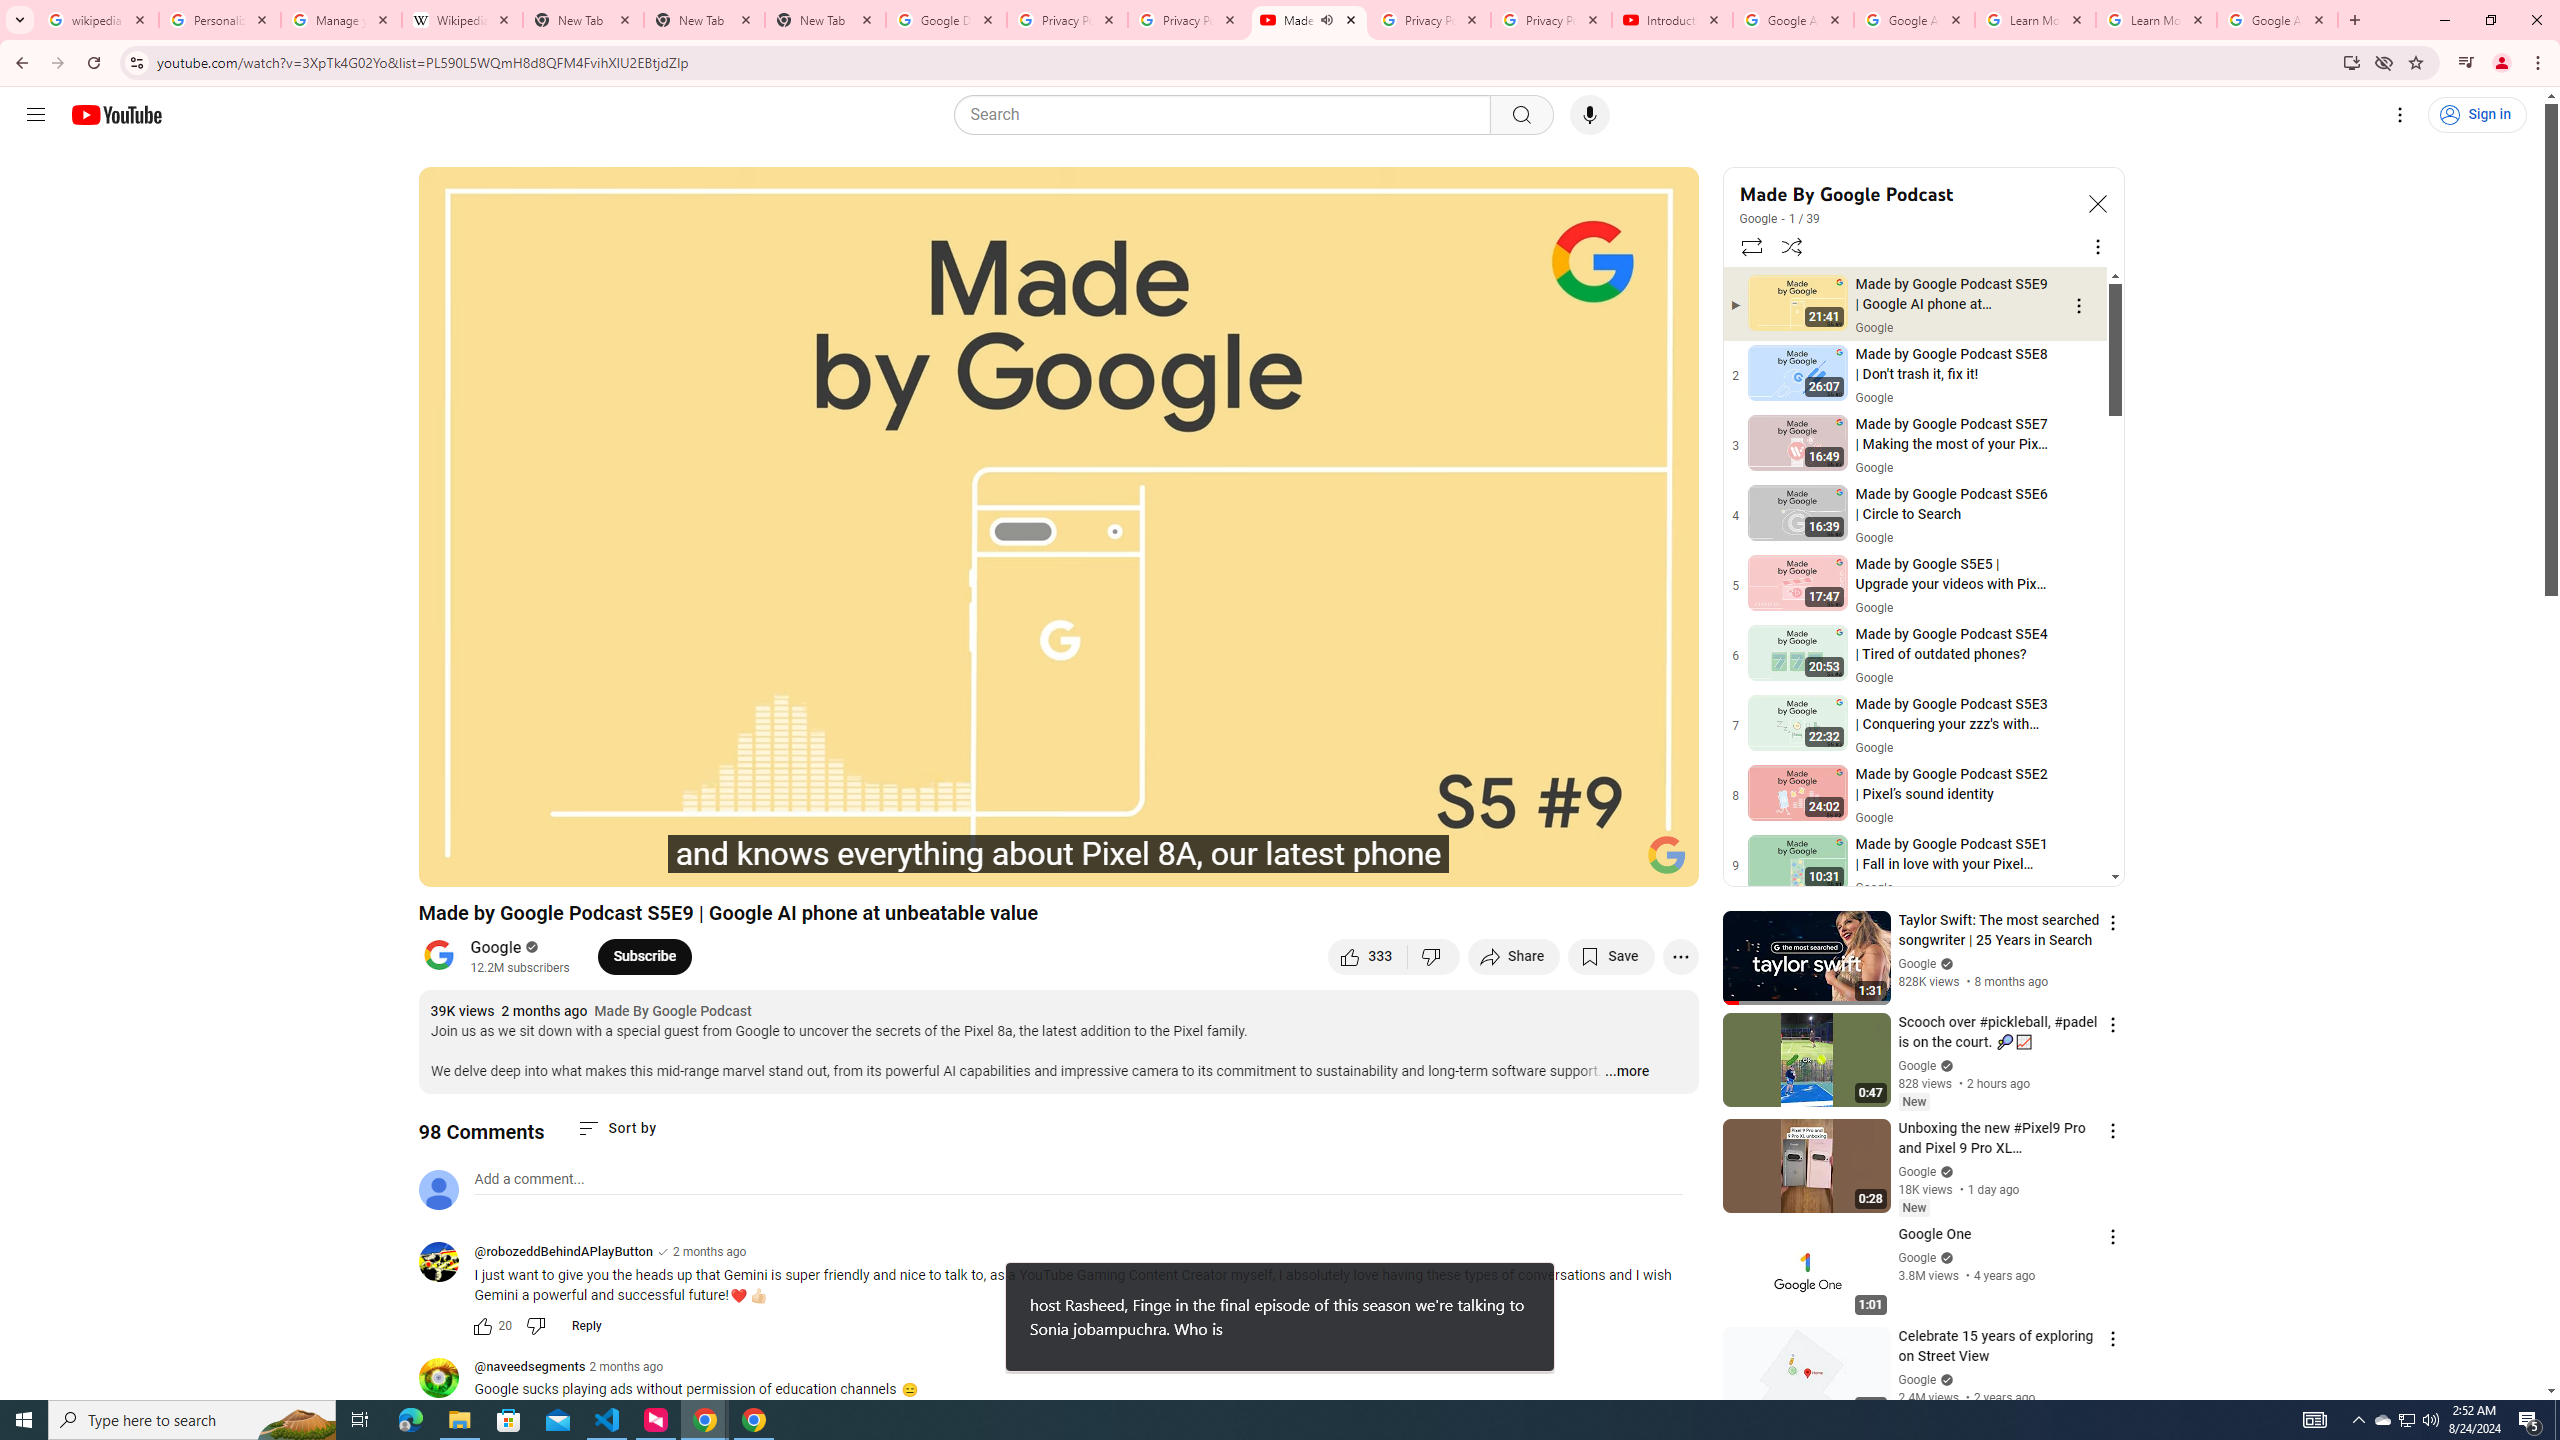 The width and height of the screenshot is (2560, 1440). Describe the element at coordinates (1750, 245) in the screenshot. I see `'Loop playlist'` at that location.